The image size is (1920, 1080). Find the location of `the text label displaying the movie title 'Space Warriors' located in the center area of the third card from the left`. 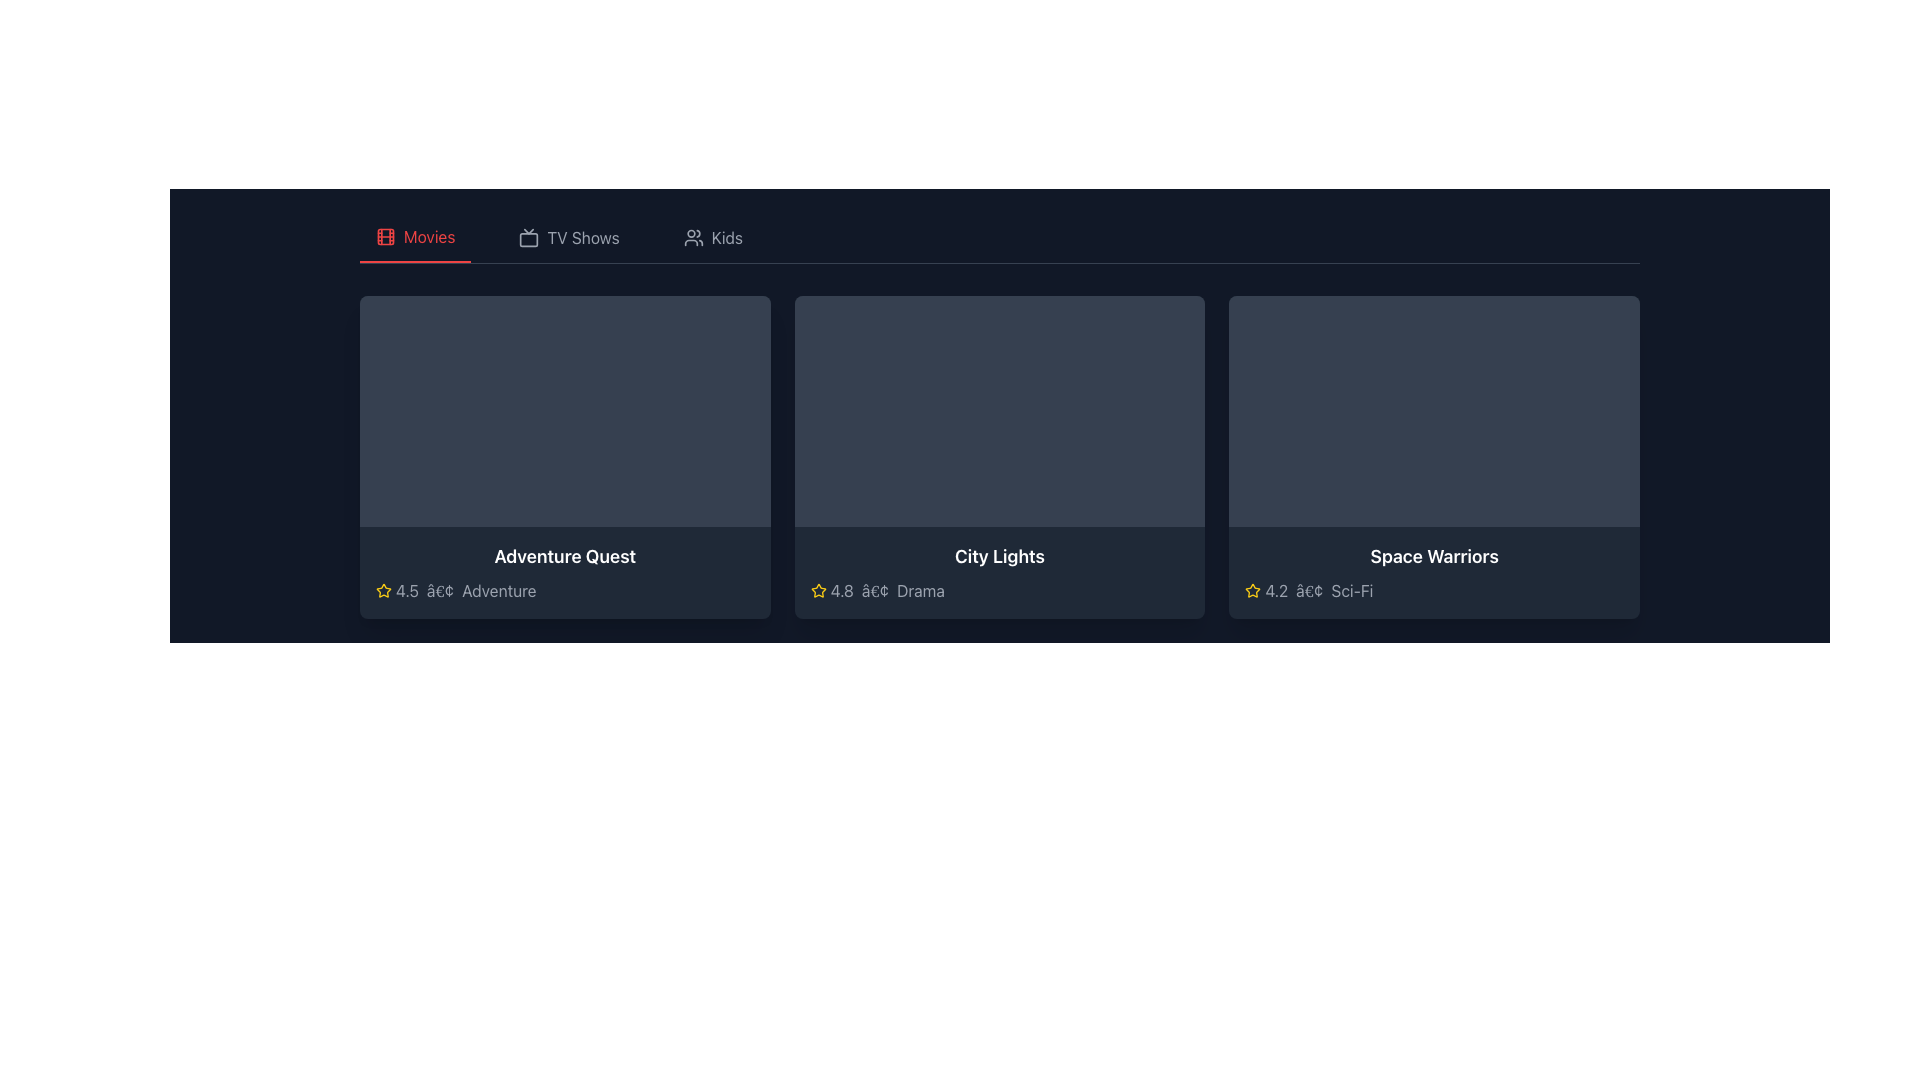

the text label displaying the movie title 'Space Warriors' located in the center area of the third card from the left is located at coordinates (1433, 556).